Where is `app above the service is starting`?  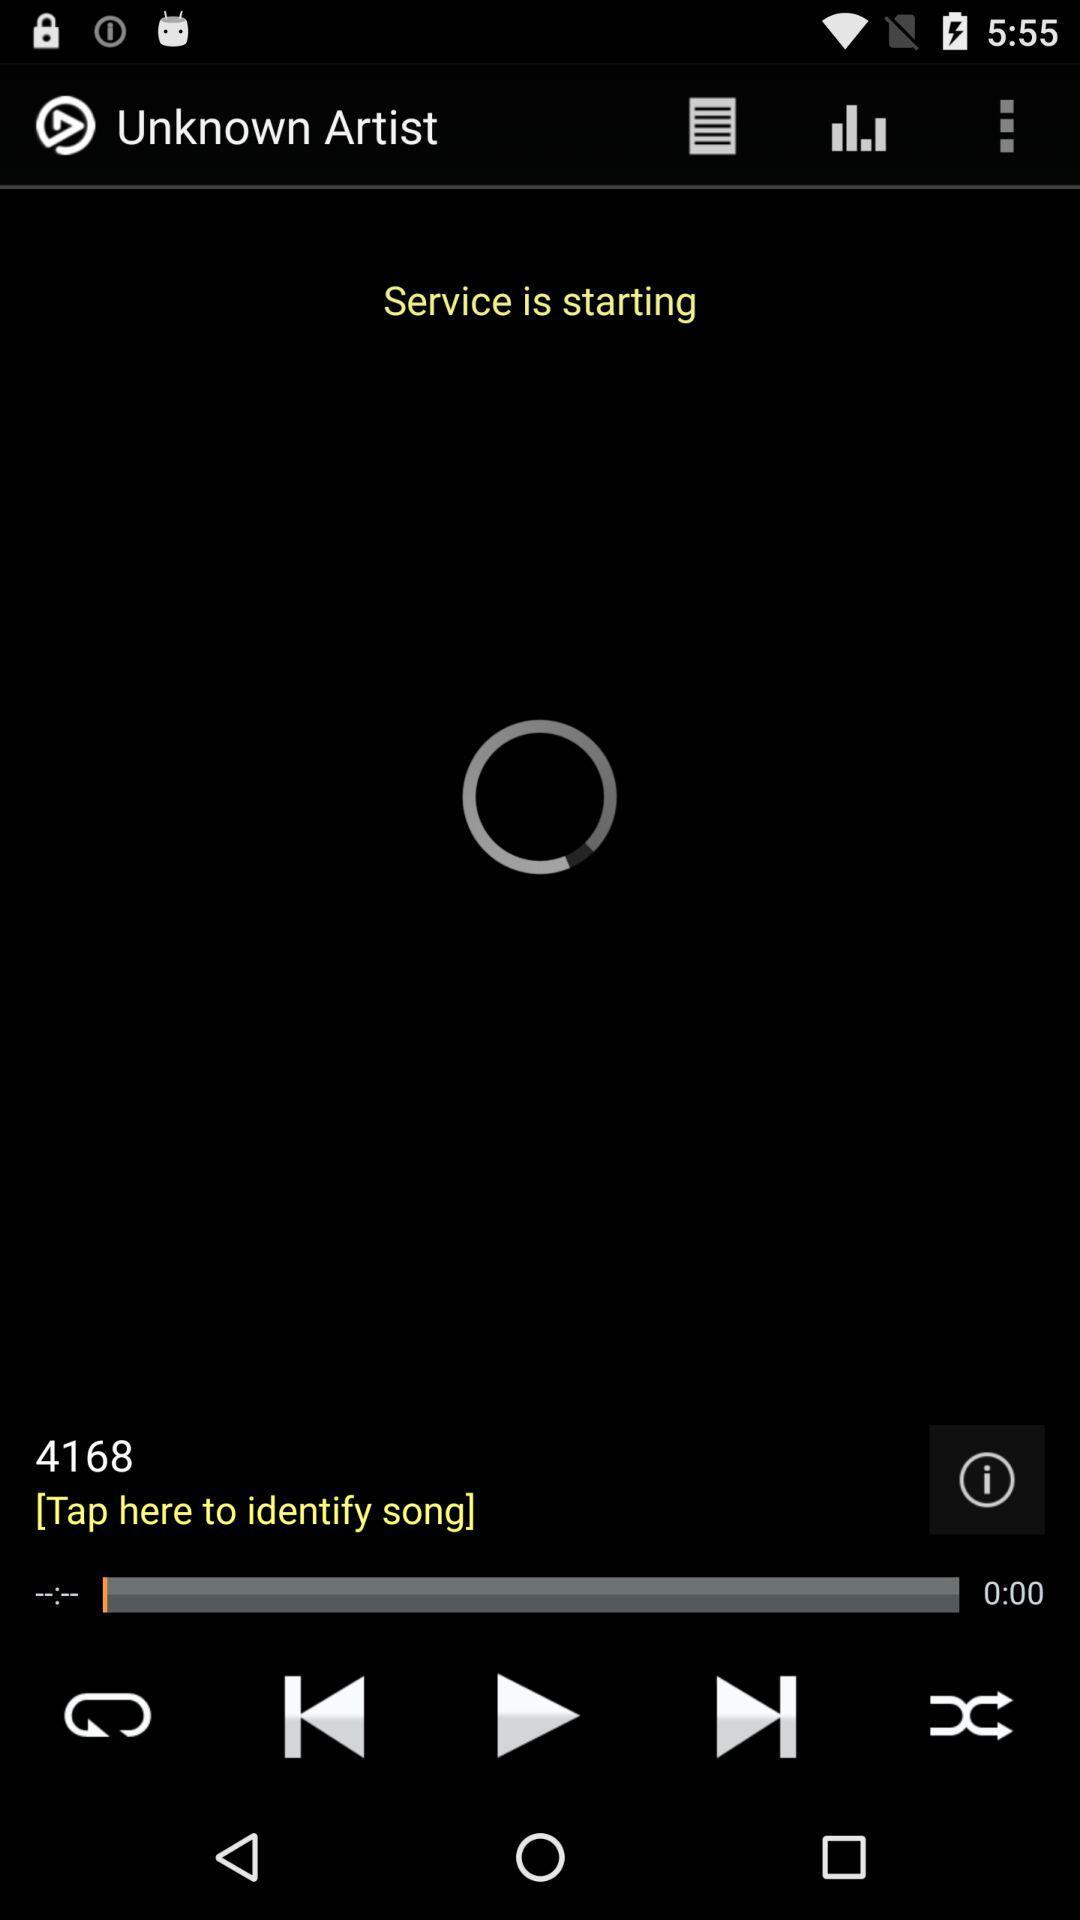 app above the service is starting is located at coordinates (1006, 124).